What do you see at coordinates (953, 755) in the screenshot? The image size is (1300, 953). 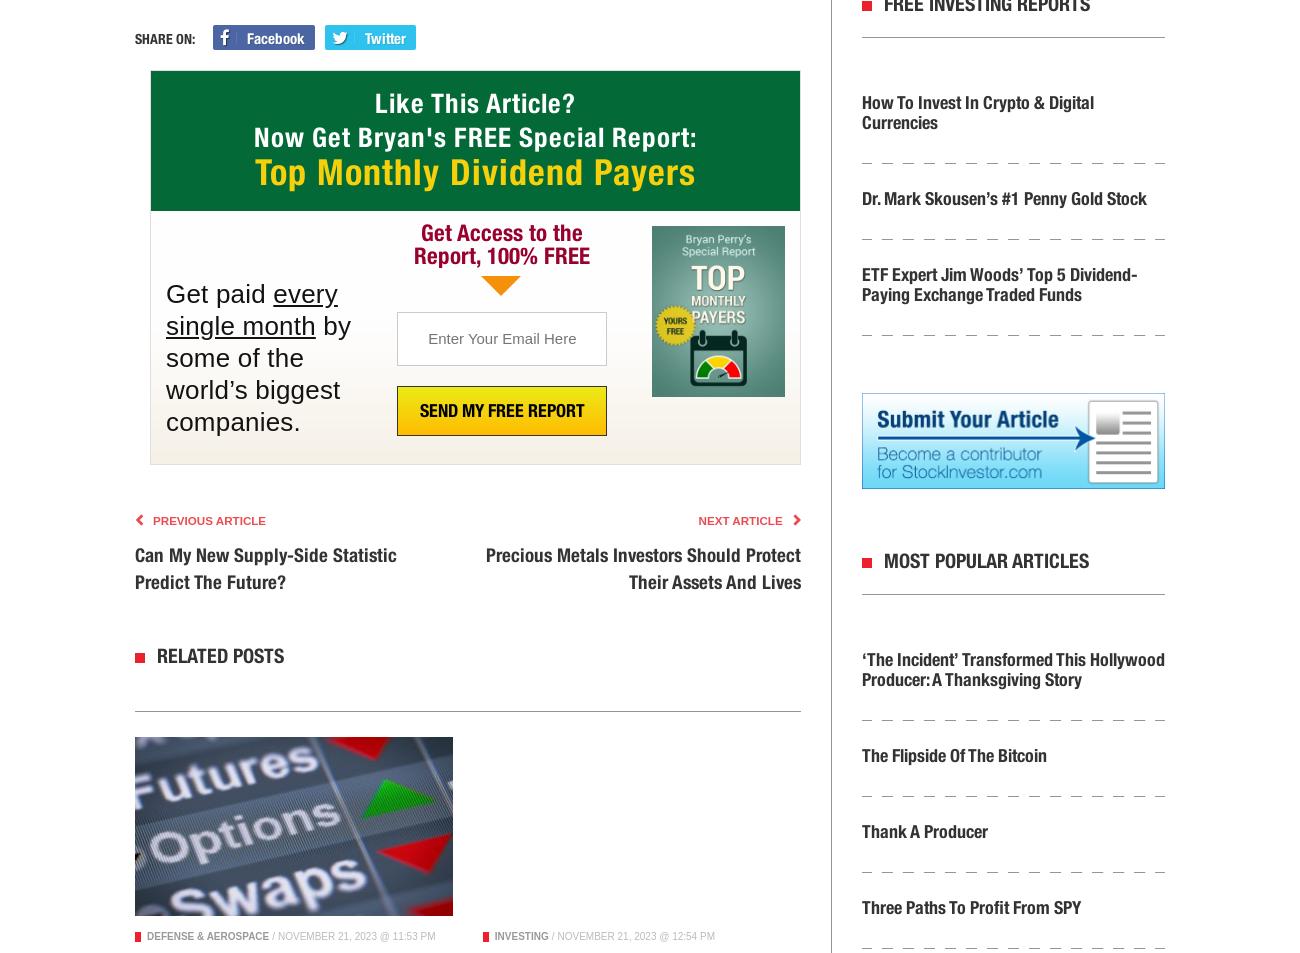 I see `'The Flipside of the Bitcoin'` at bounding box center [953, 755].